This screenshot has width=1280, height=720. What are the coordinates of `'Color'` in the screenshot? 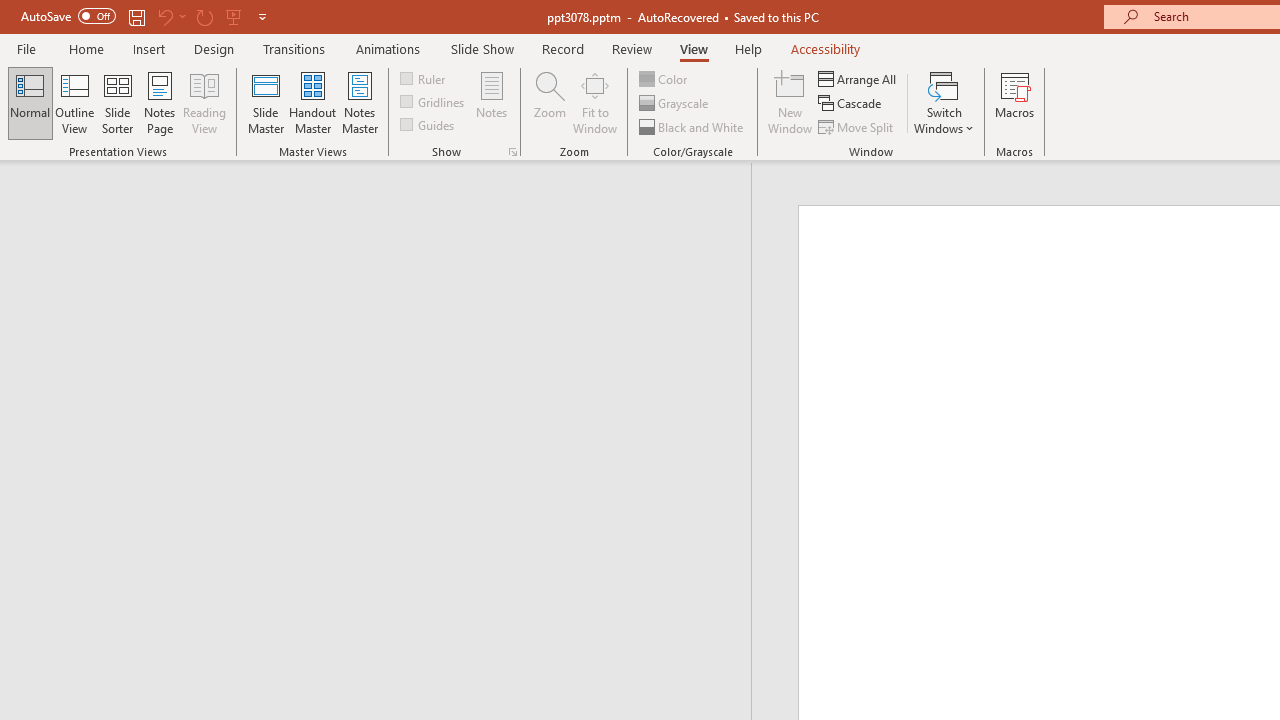 It's located at (664, 78).